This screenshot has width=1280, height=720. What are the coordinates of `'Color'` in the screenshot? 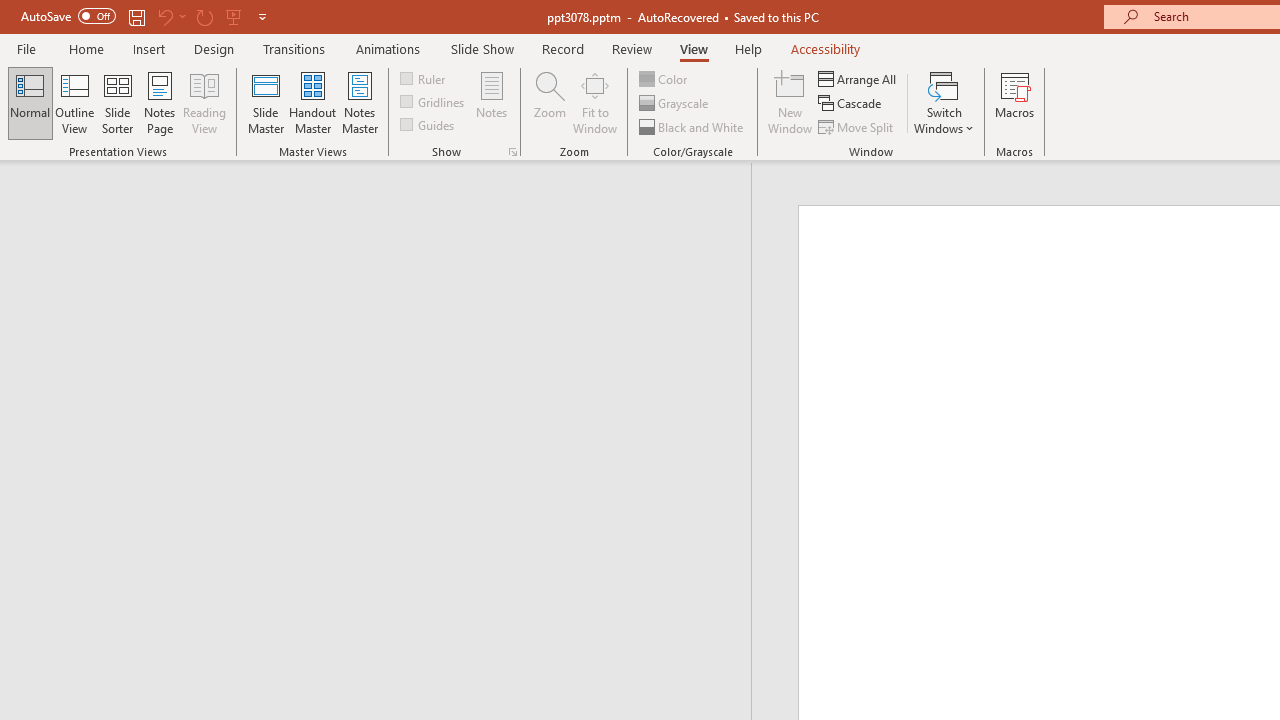 It's located at (664, 78).